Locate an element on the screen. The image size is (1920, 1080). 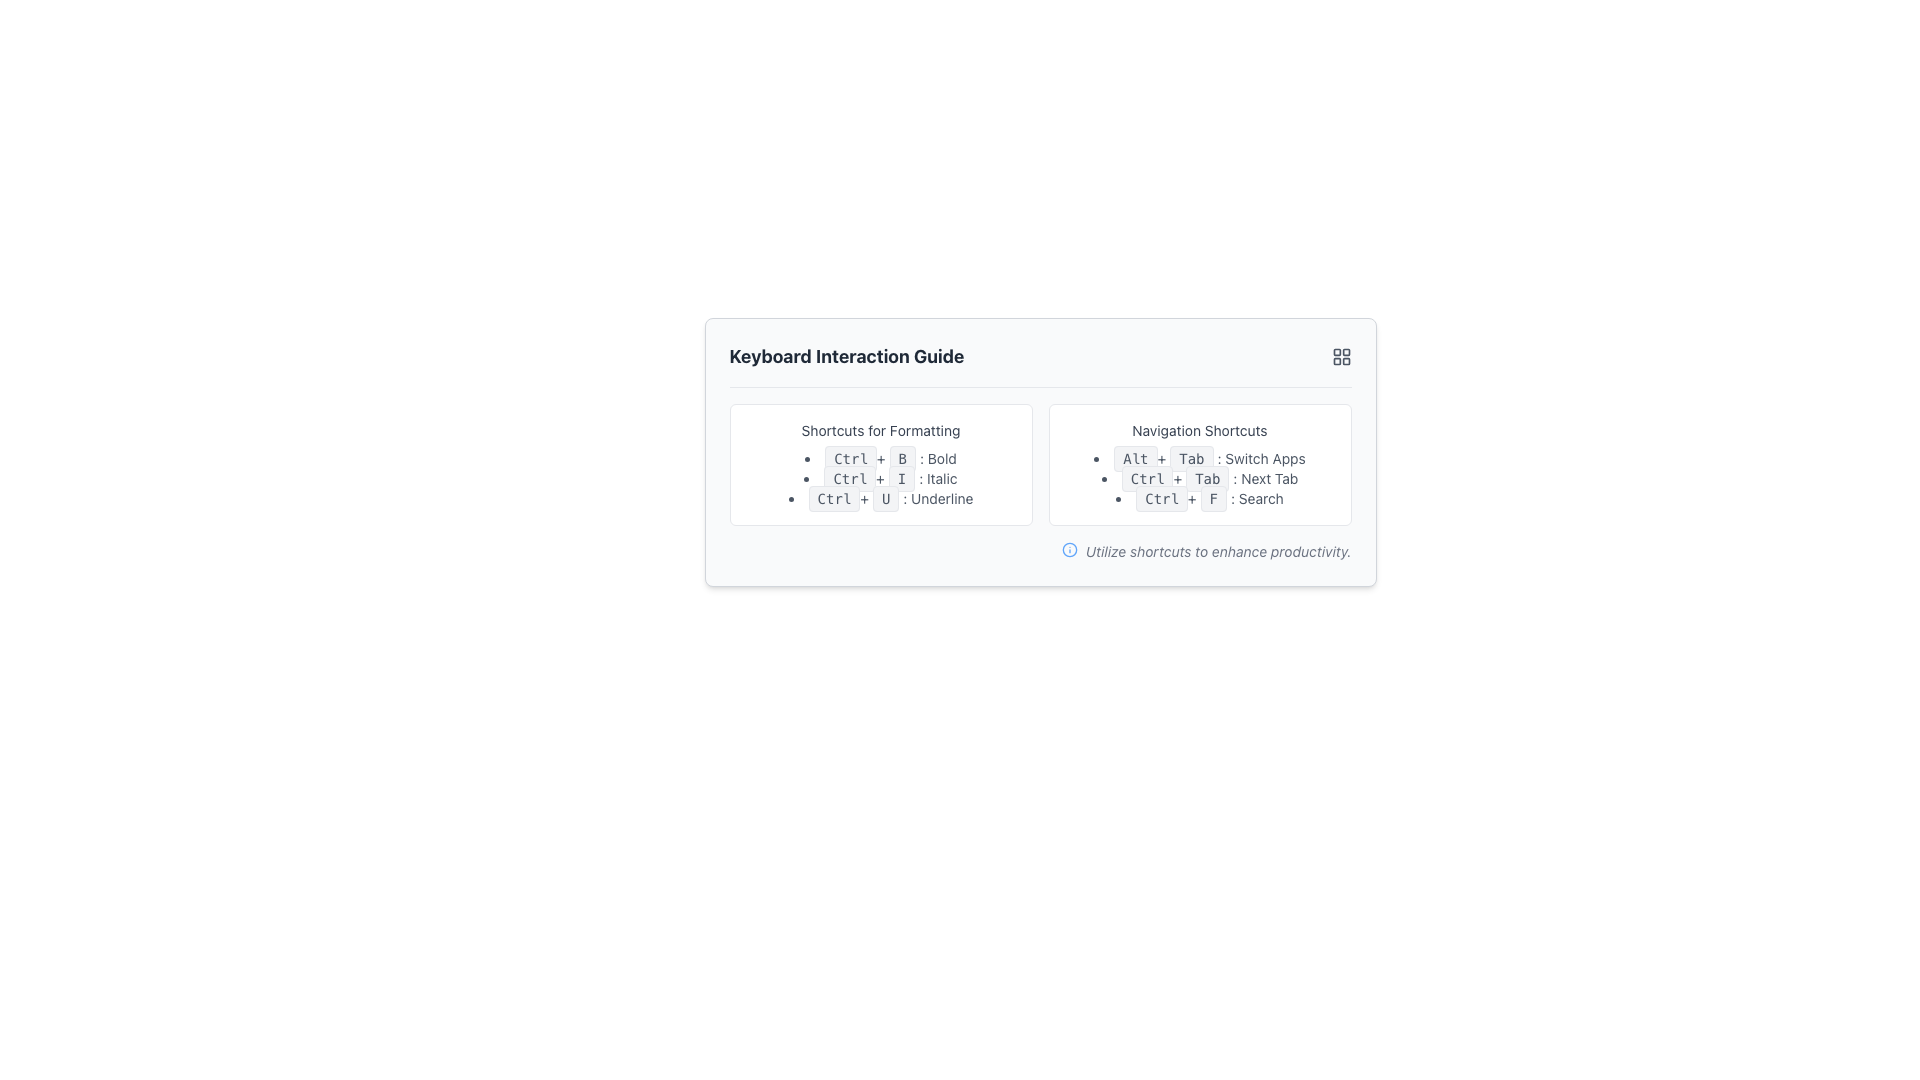
the informational Text List that provides formatting shortcuts for bold, italic, and underline text styles, located within the 'Shortcuts for Formatting' section is located at coordinates (880, 478).